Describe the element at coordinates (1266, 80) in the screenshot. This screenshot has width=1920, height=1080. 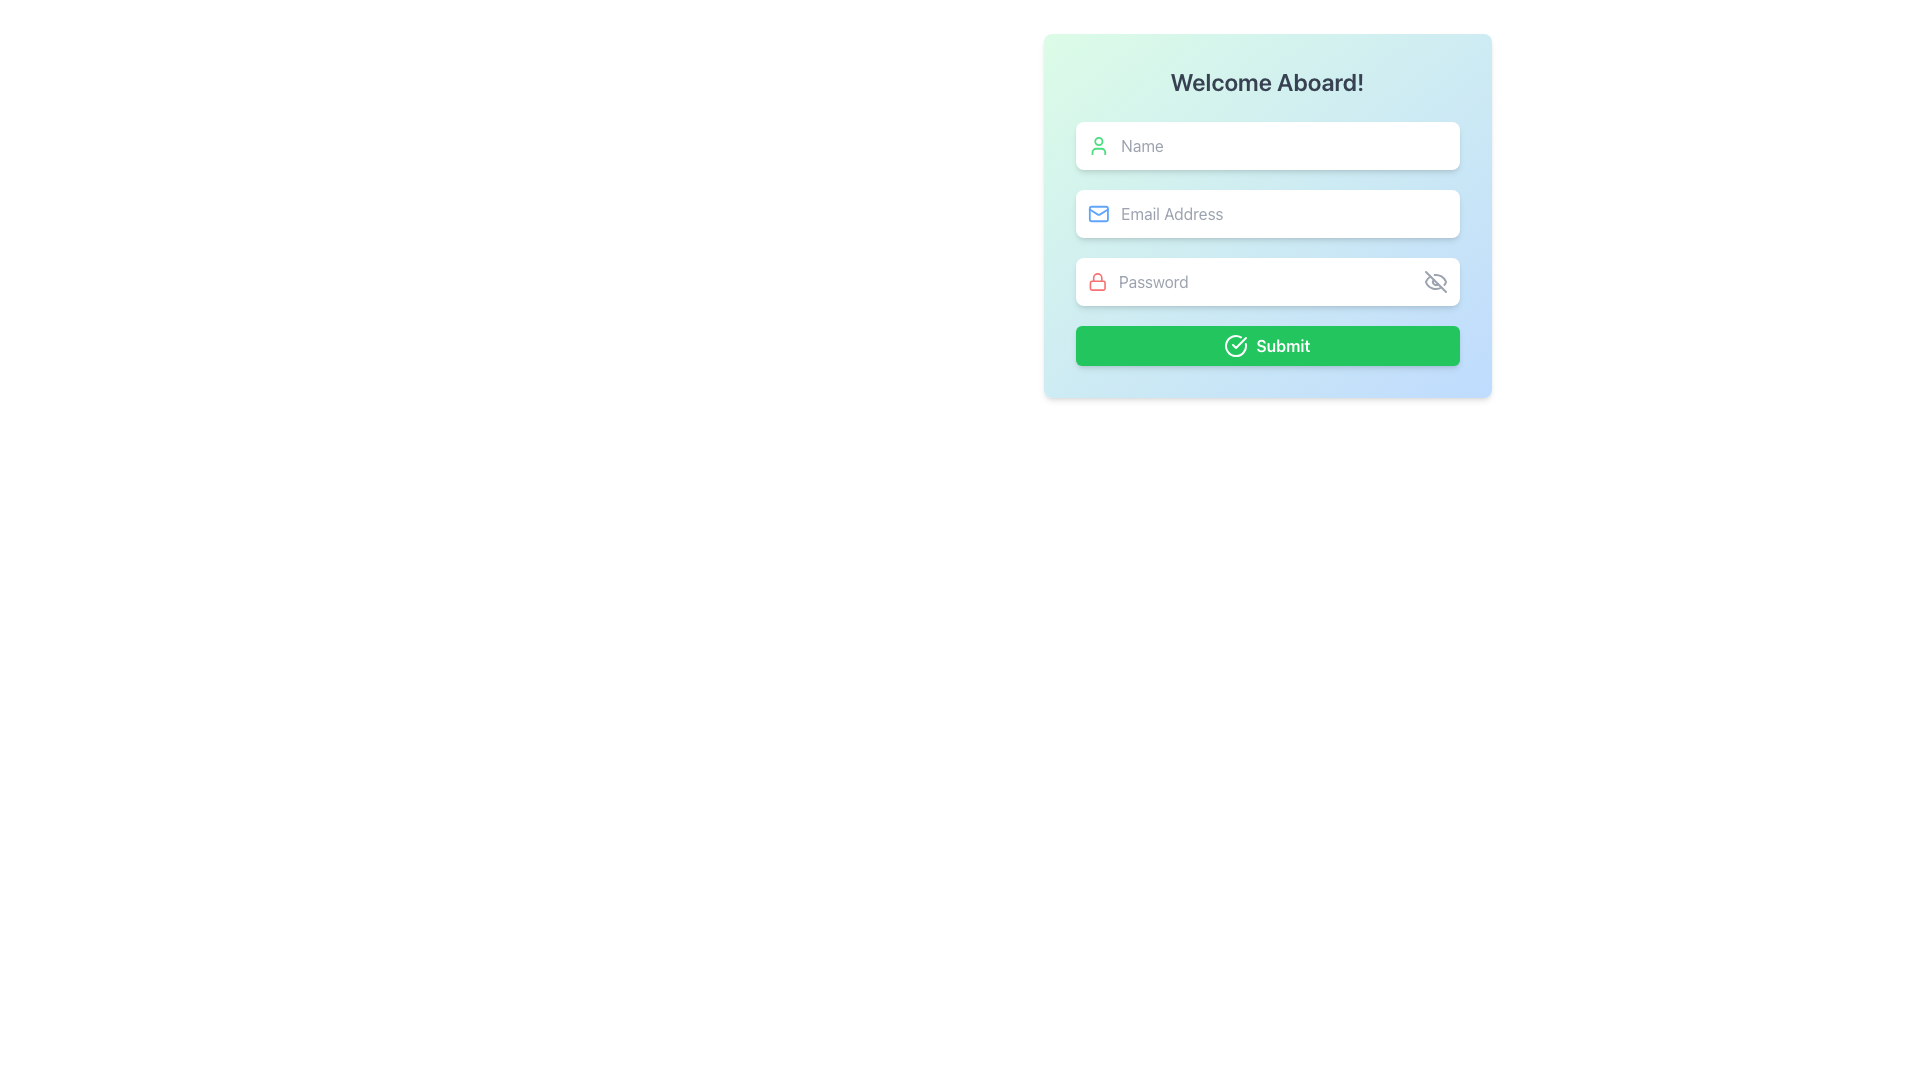
I see `the welcoming header text label located at the top of the form, which serves to orient users to the purpose of the interface` at that location.